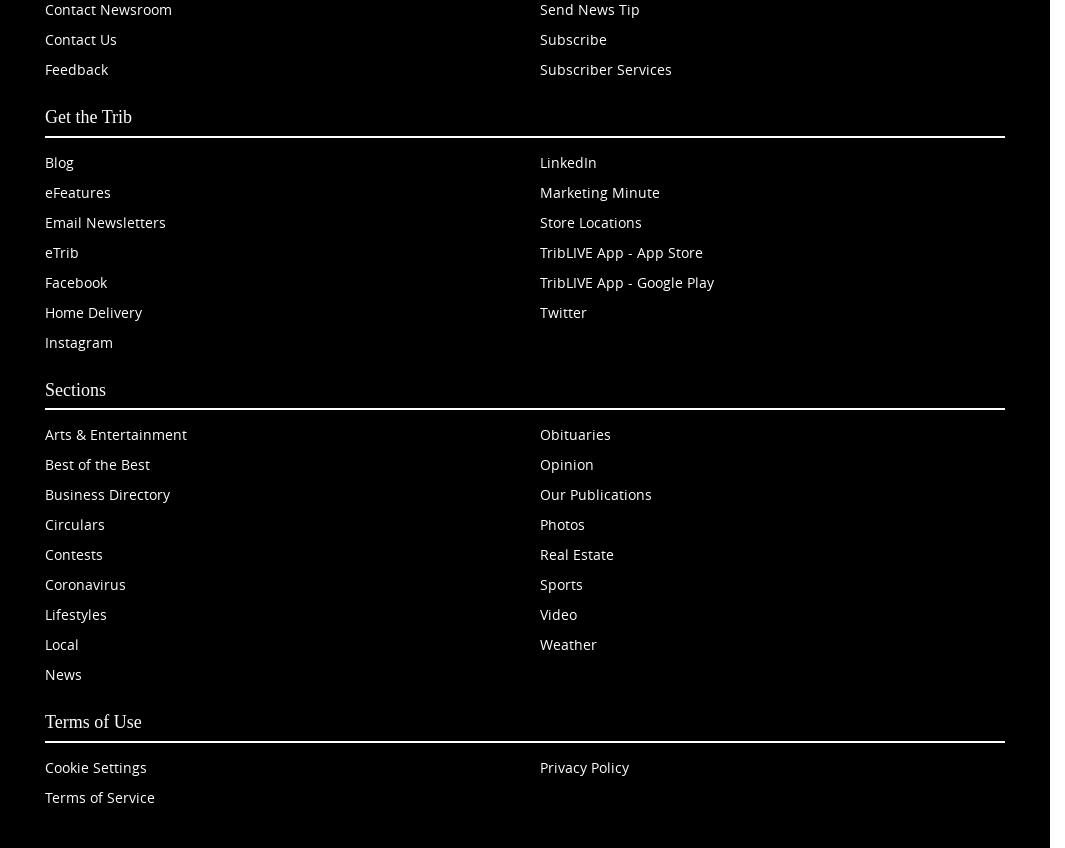 The image size is (1065, 848). I want to click on 'Cookie Settings', so click(94, 766).